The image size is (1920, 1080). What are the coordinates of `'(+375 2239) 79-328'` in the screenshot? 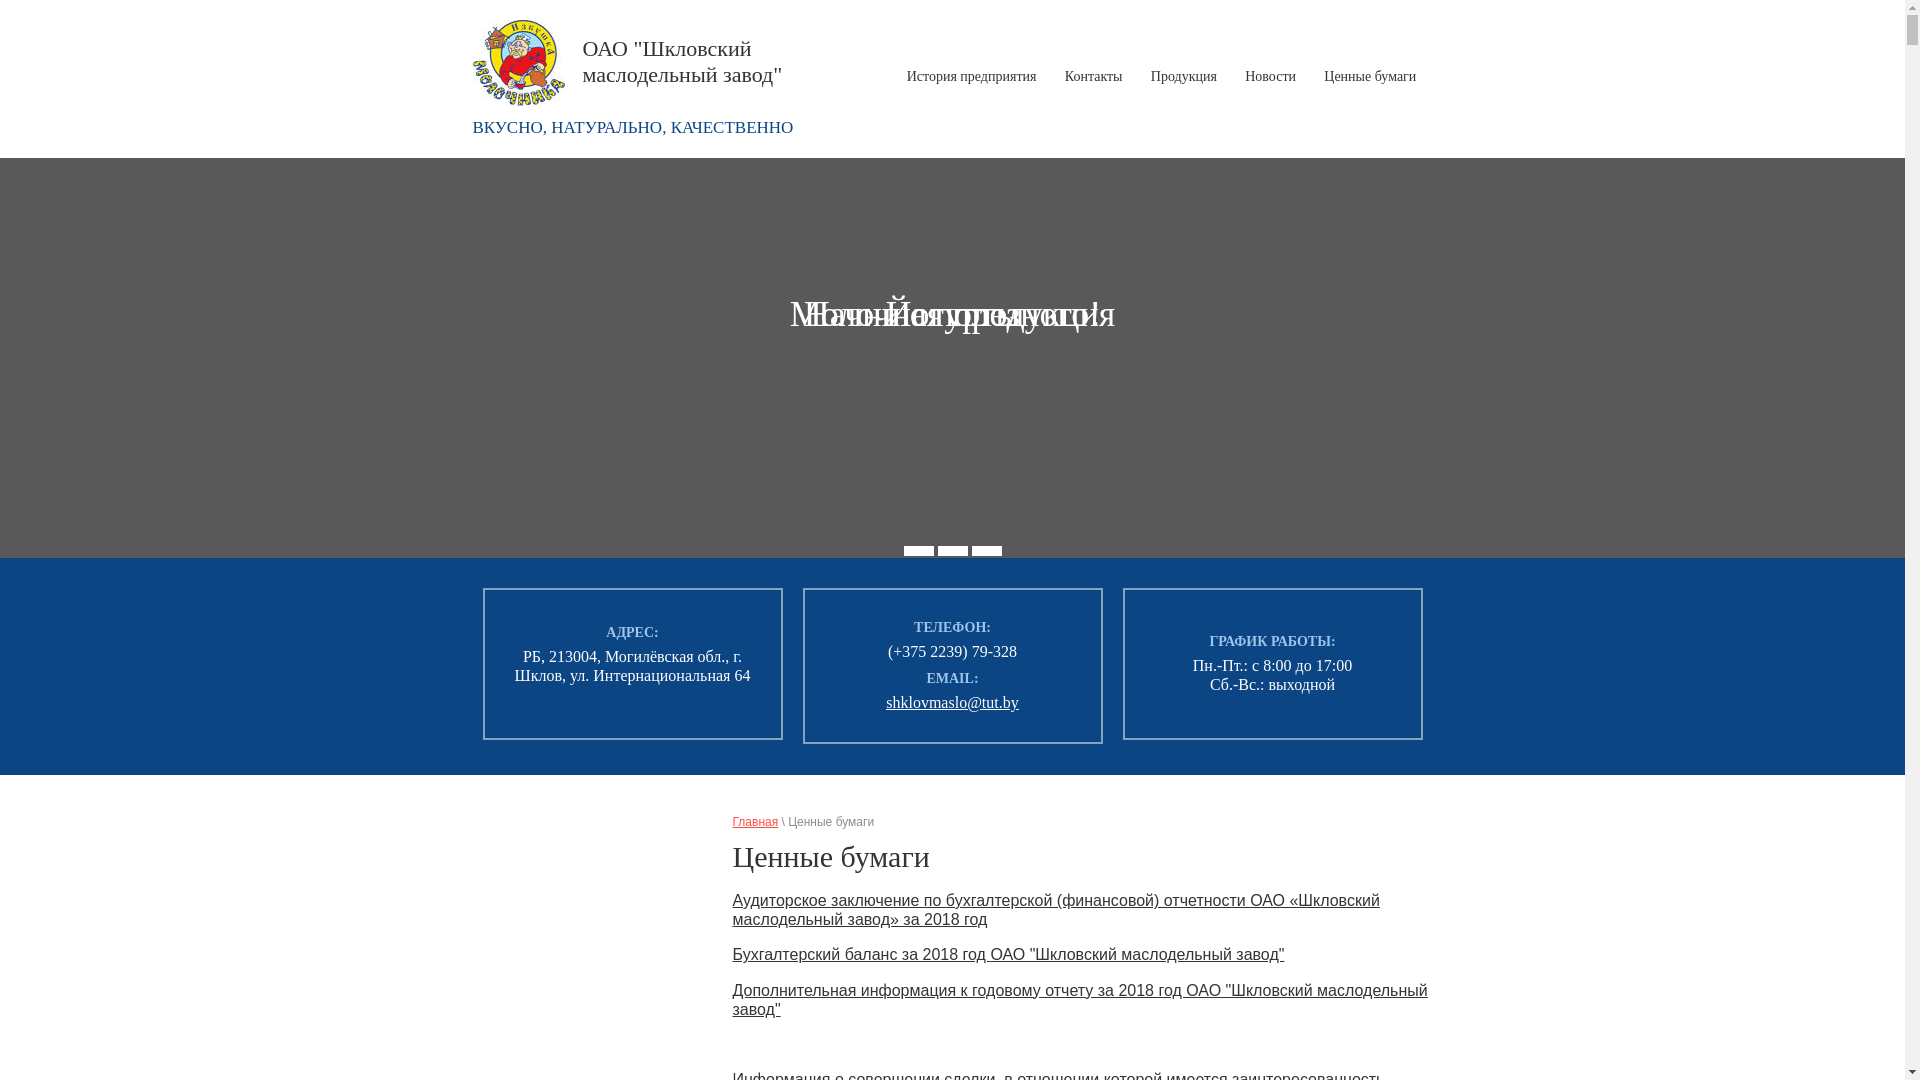 It's located at (951, 651).